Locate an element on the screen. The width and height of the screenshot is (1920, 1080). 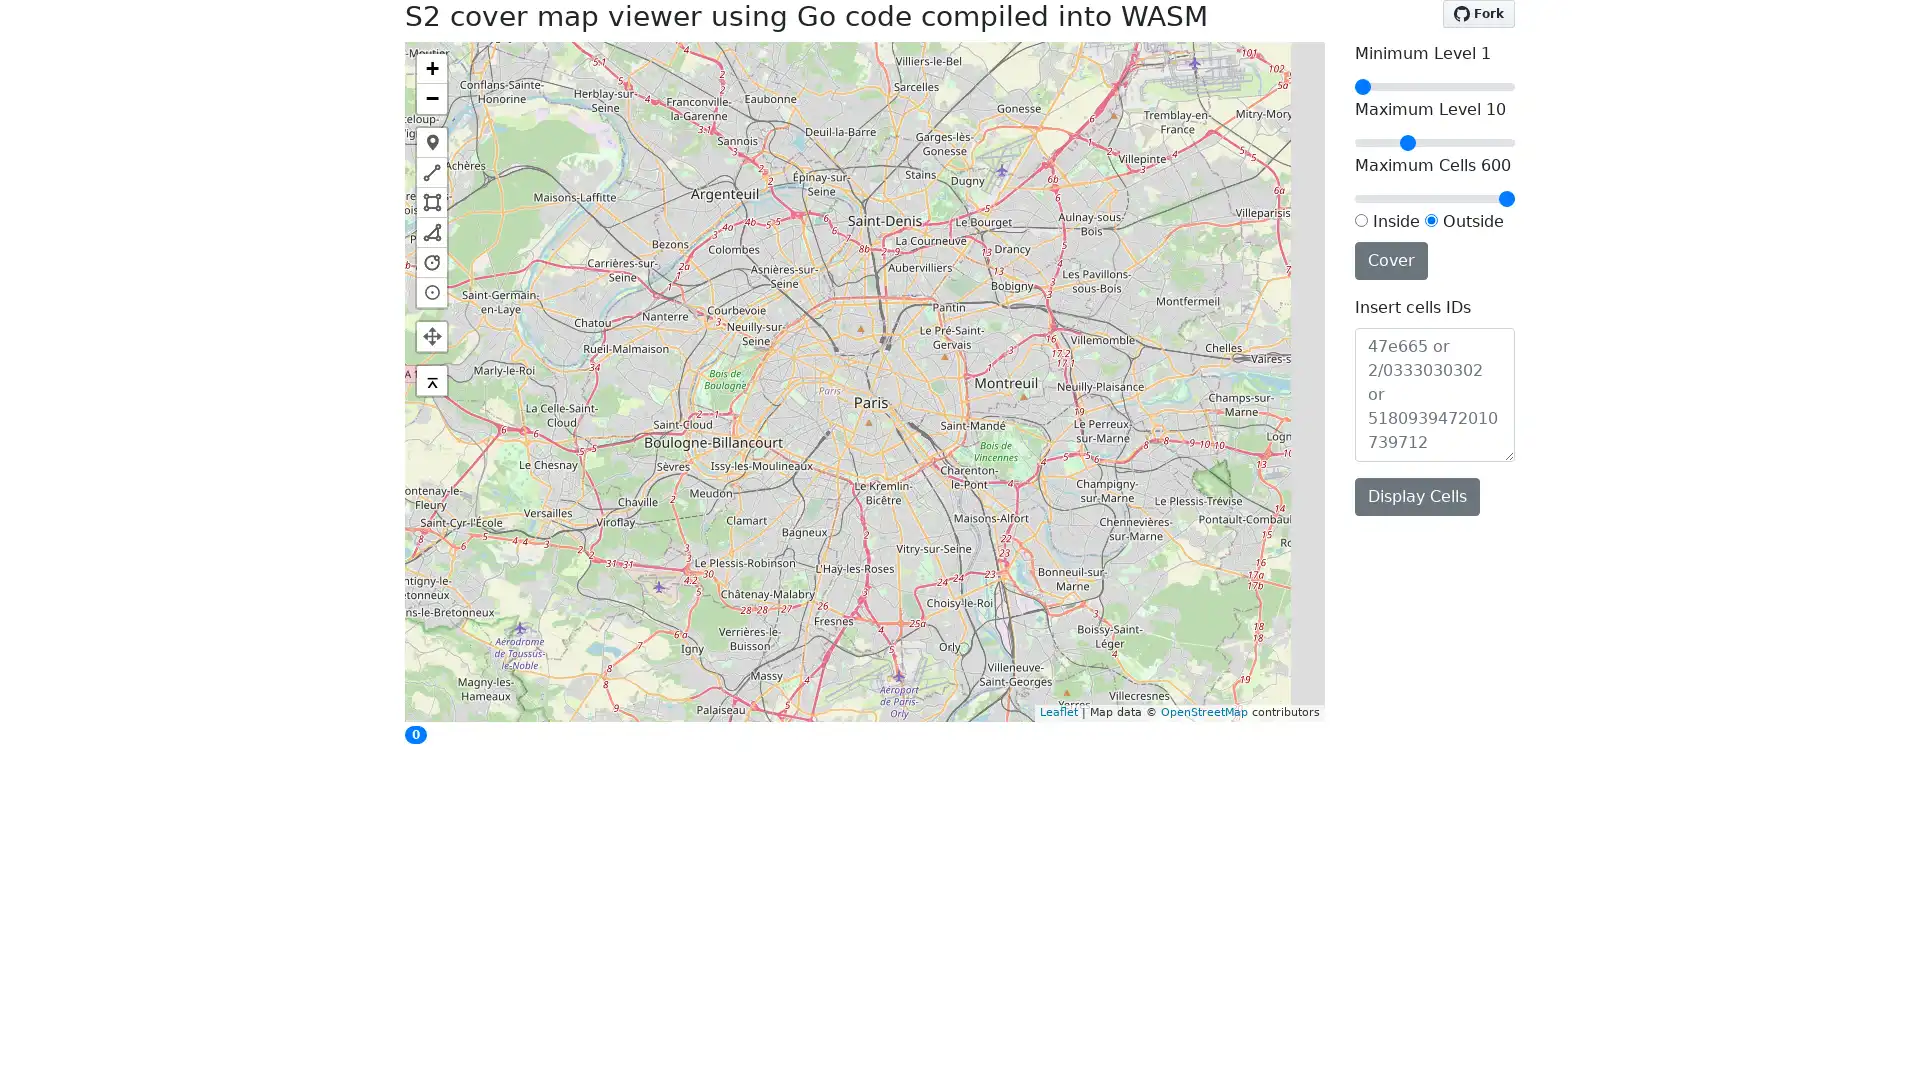
Zoom out is located at coordinates (431, 97).